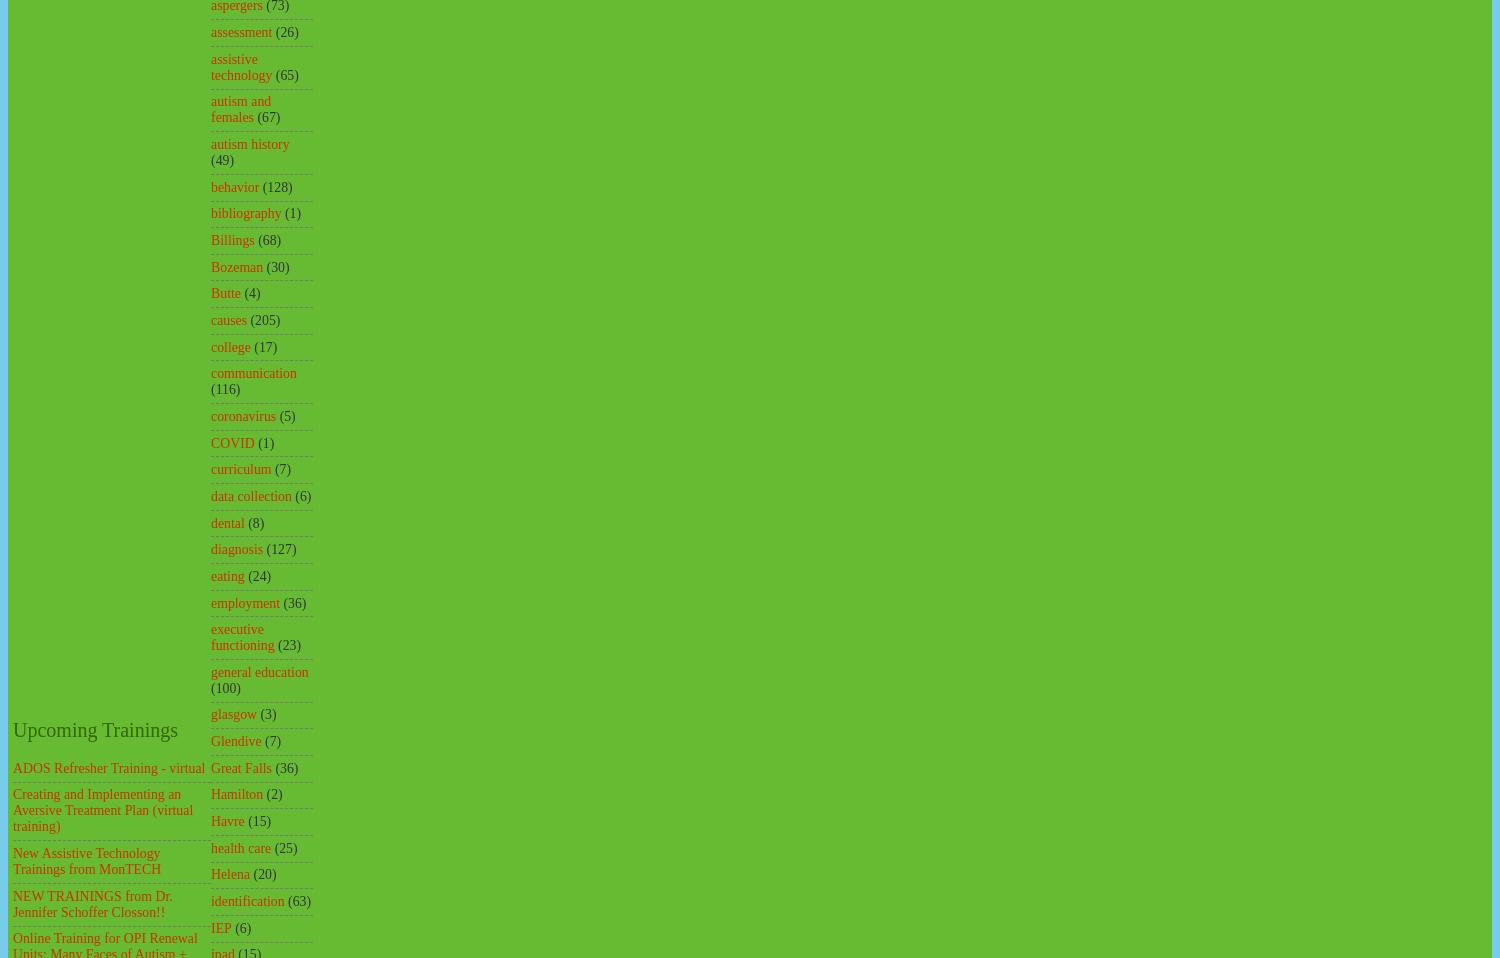  What do you see at coordinates (277, 644) in the screenshot?
I see `'(23)'` at bounding box center [277, 644].